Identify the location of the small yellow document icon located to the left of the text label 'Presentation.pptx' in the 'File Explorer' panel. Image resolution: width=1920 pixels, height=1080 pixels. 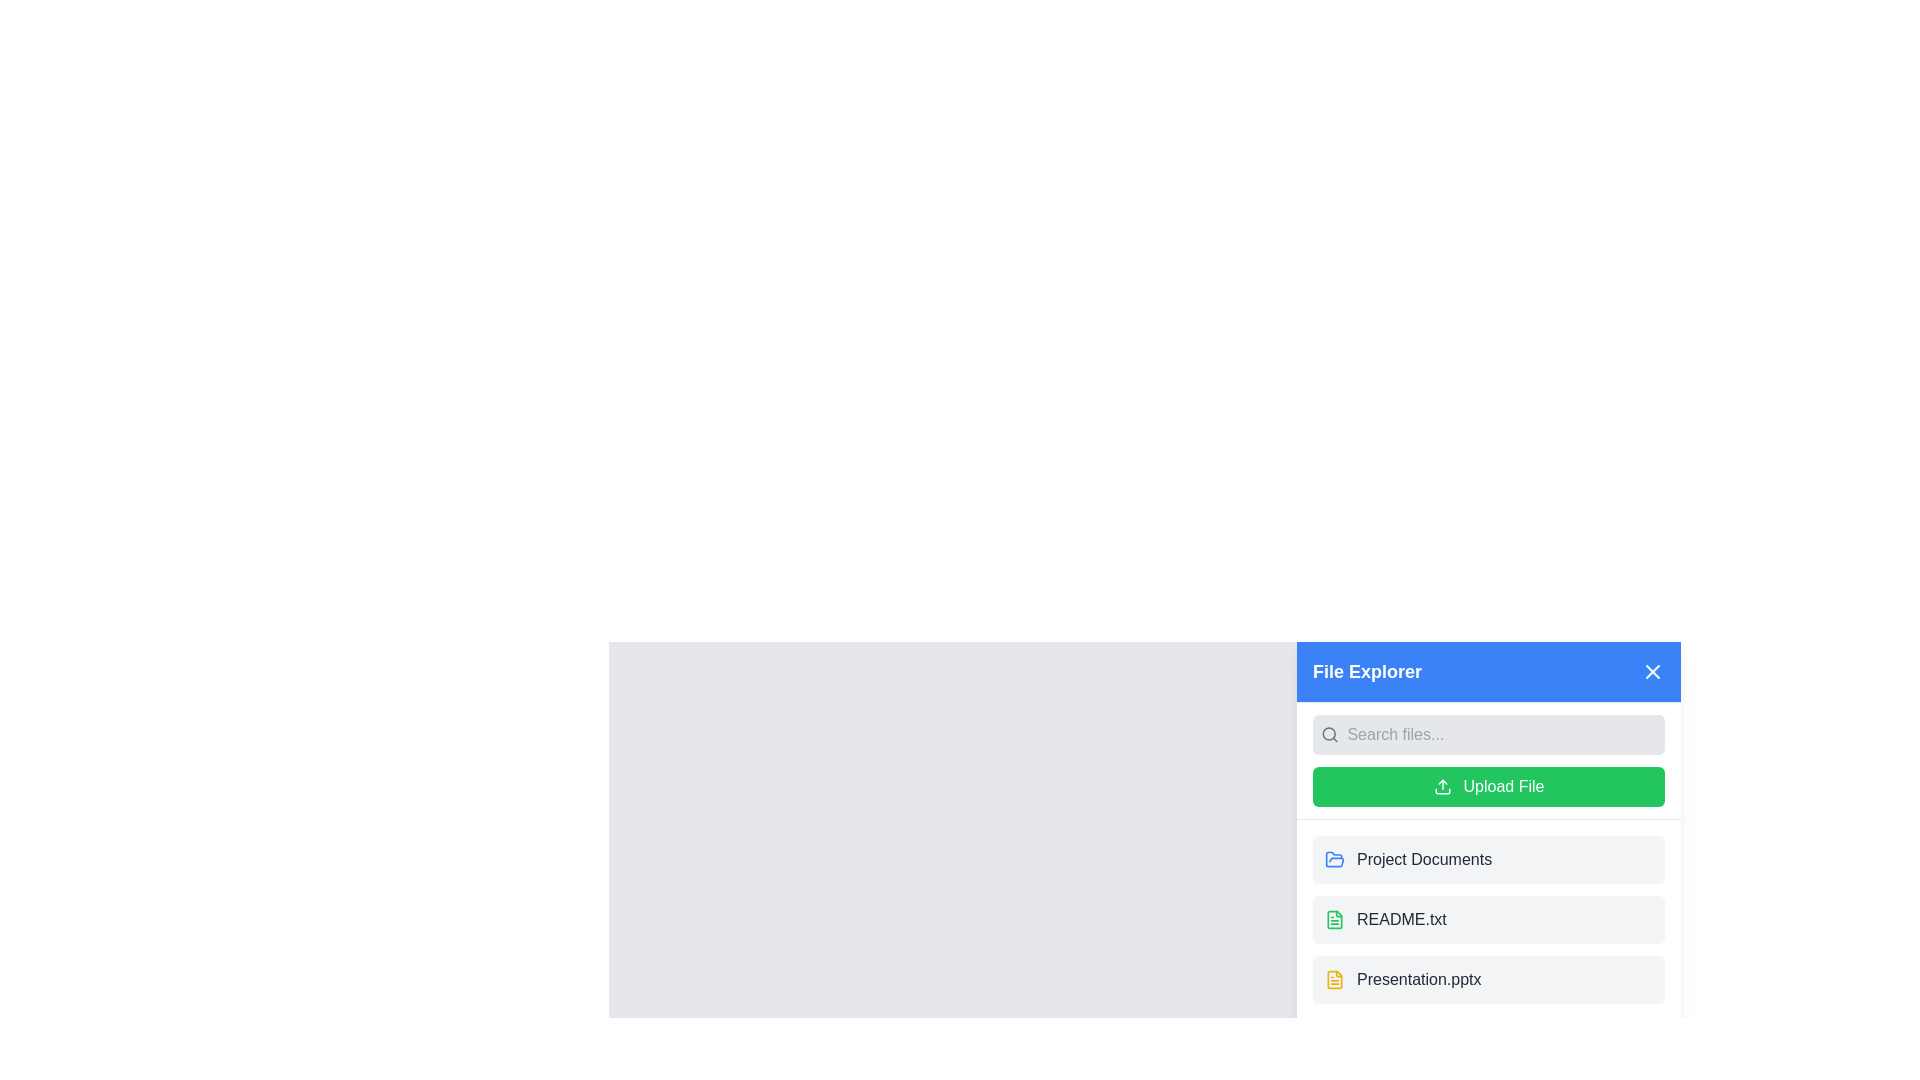
(1334, 978).